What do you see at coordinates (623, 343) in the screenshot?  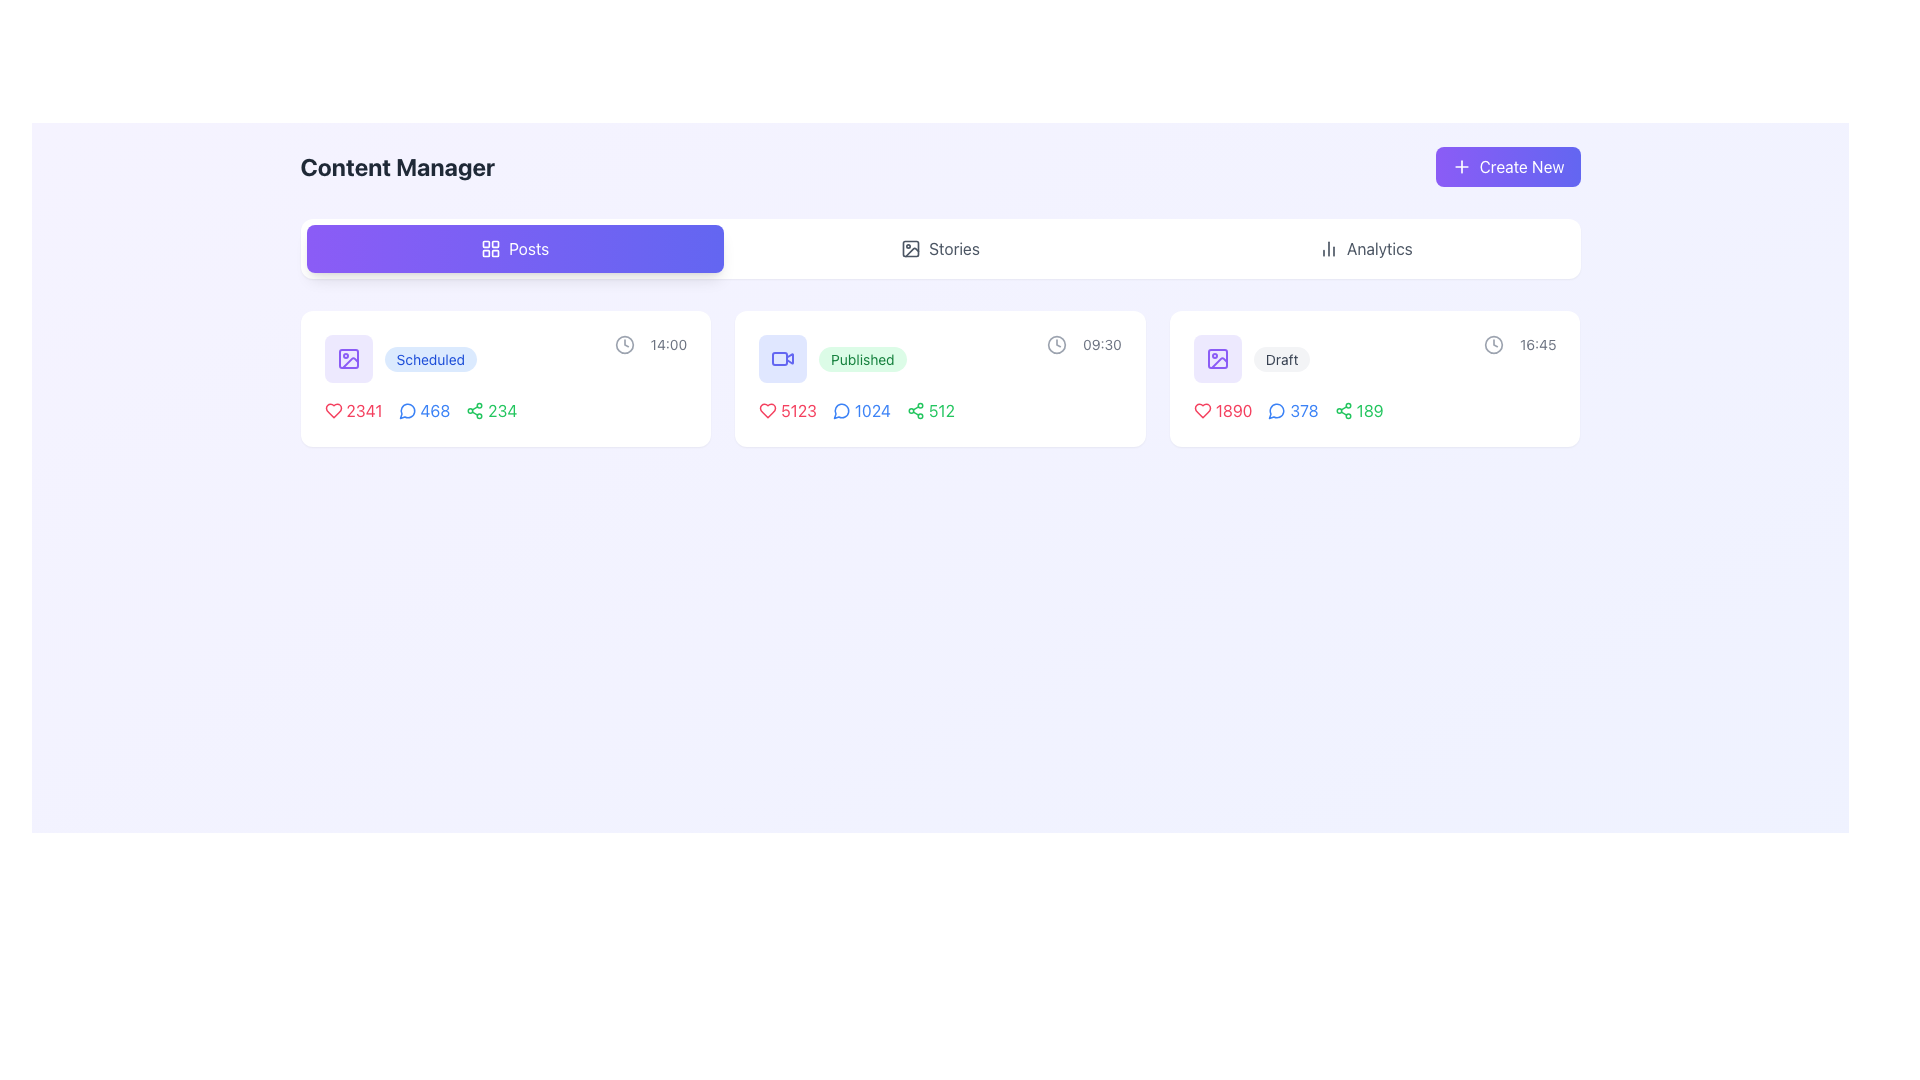 I see `the circular clock icon located in the top-right corner of the 'Scheduled' content card` at bounding box center [623, 343].